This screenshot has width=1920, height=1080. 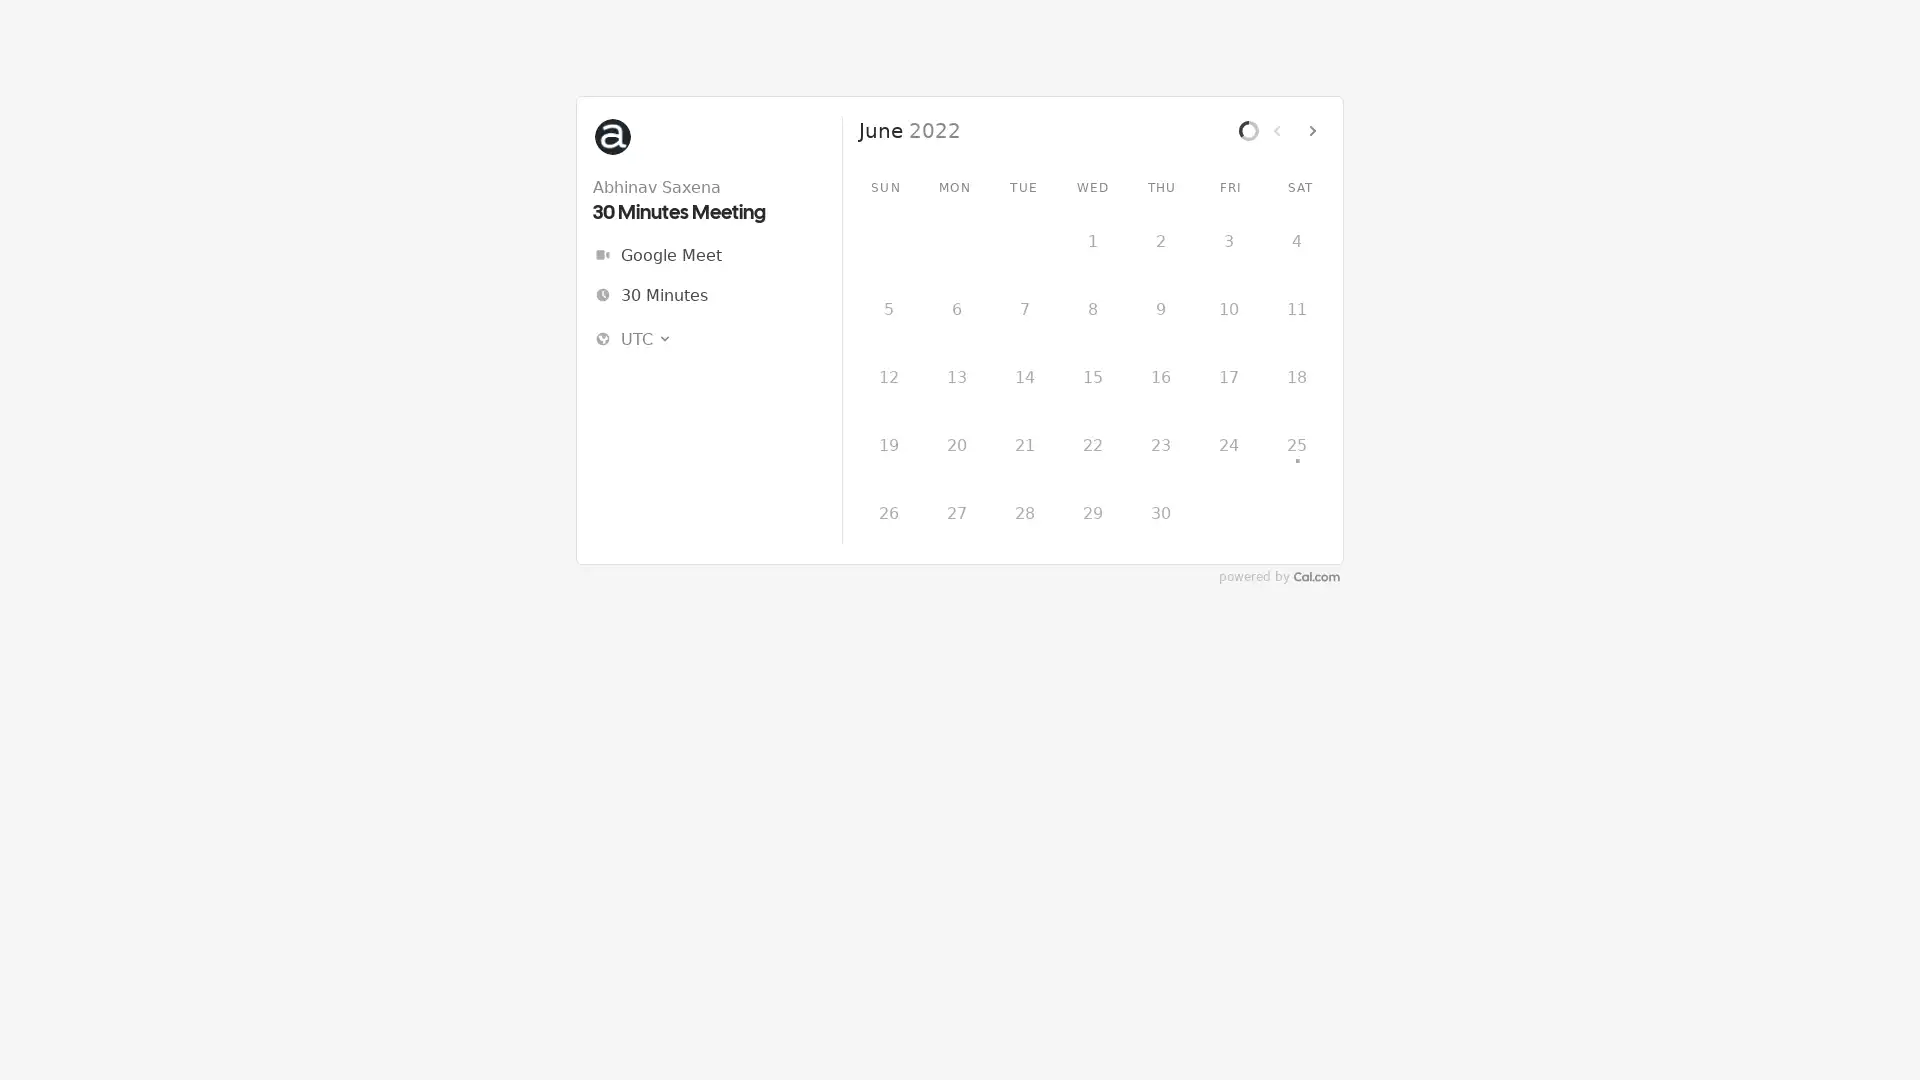 What do you see at coordinates (1025, 377) in the screenshot?
I see `14` at bounding box center [1025, 377].